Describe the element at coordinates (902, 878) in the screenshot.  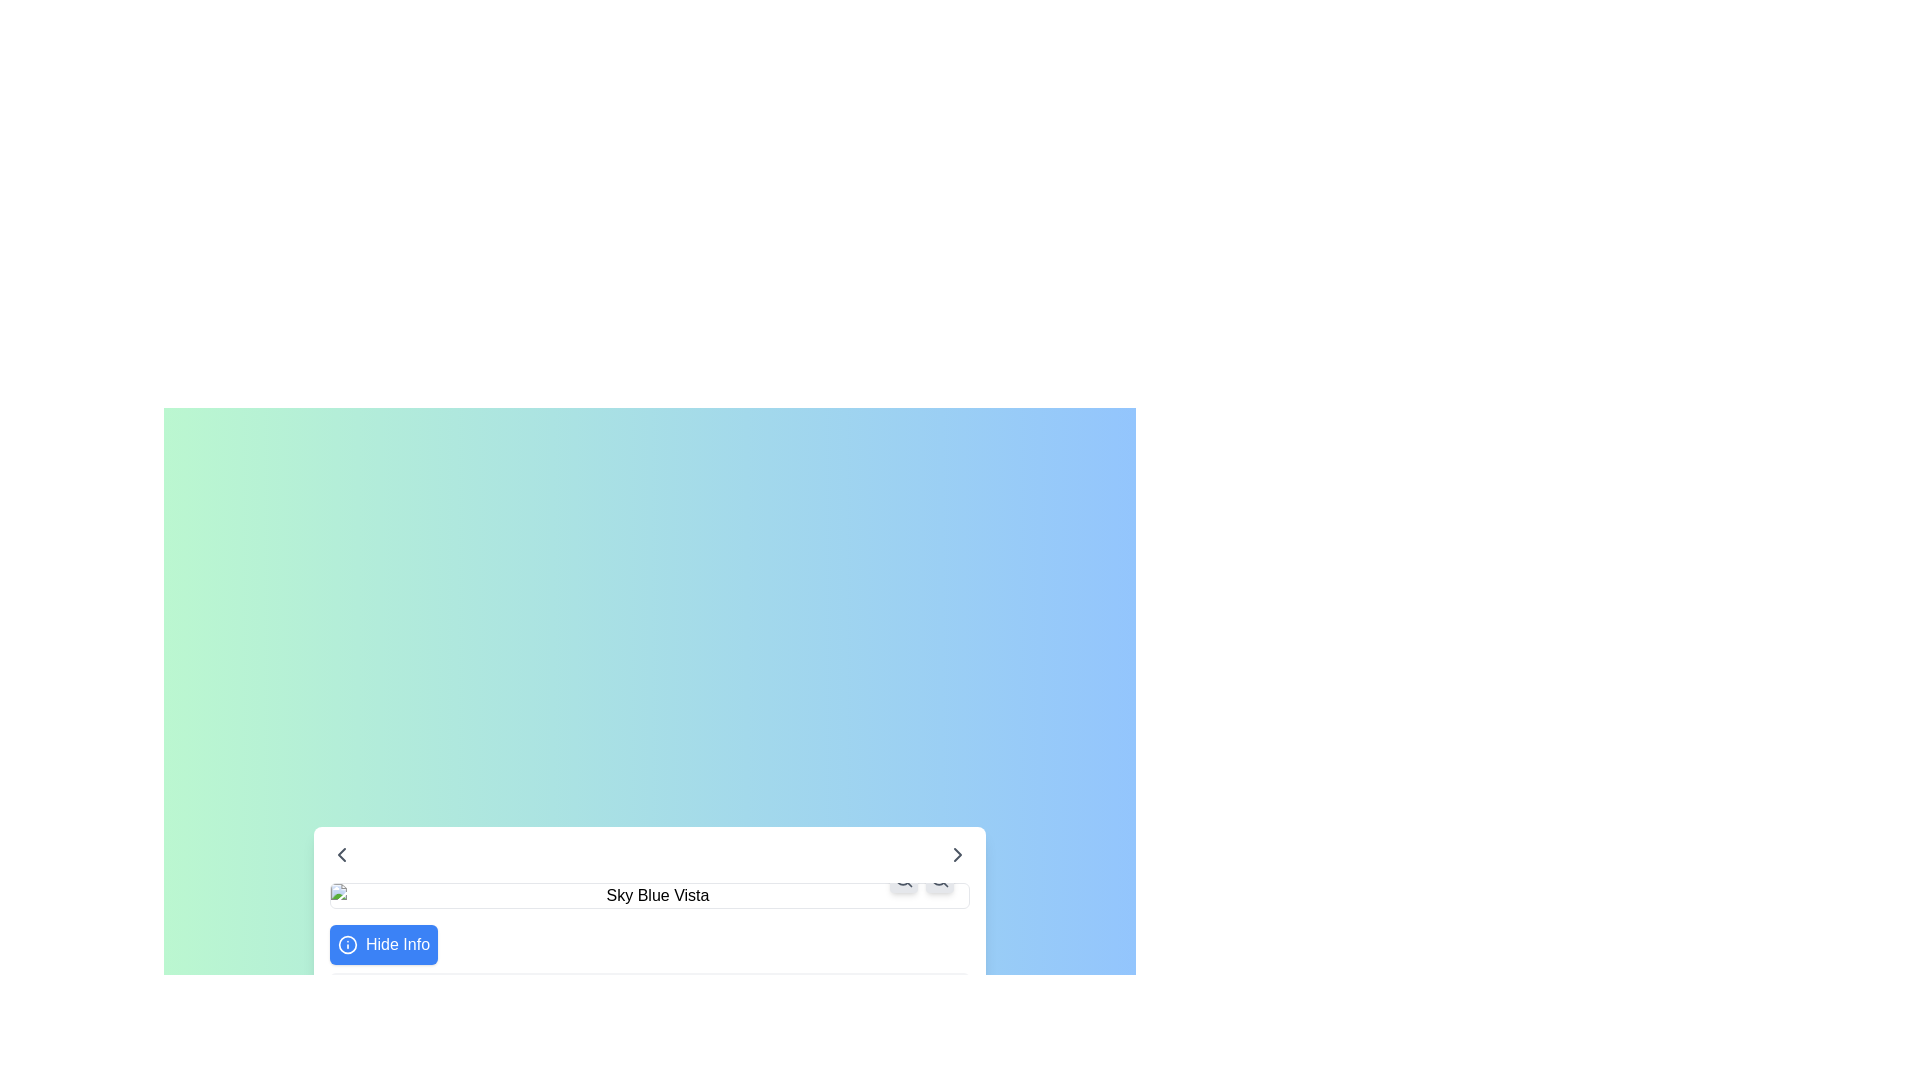
I see `the zoom out button located in the bottom-right section of the interface` at that location.